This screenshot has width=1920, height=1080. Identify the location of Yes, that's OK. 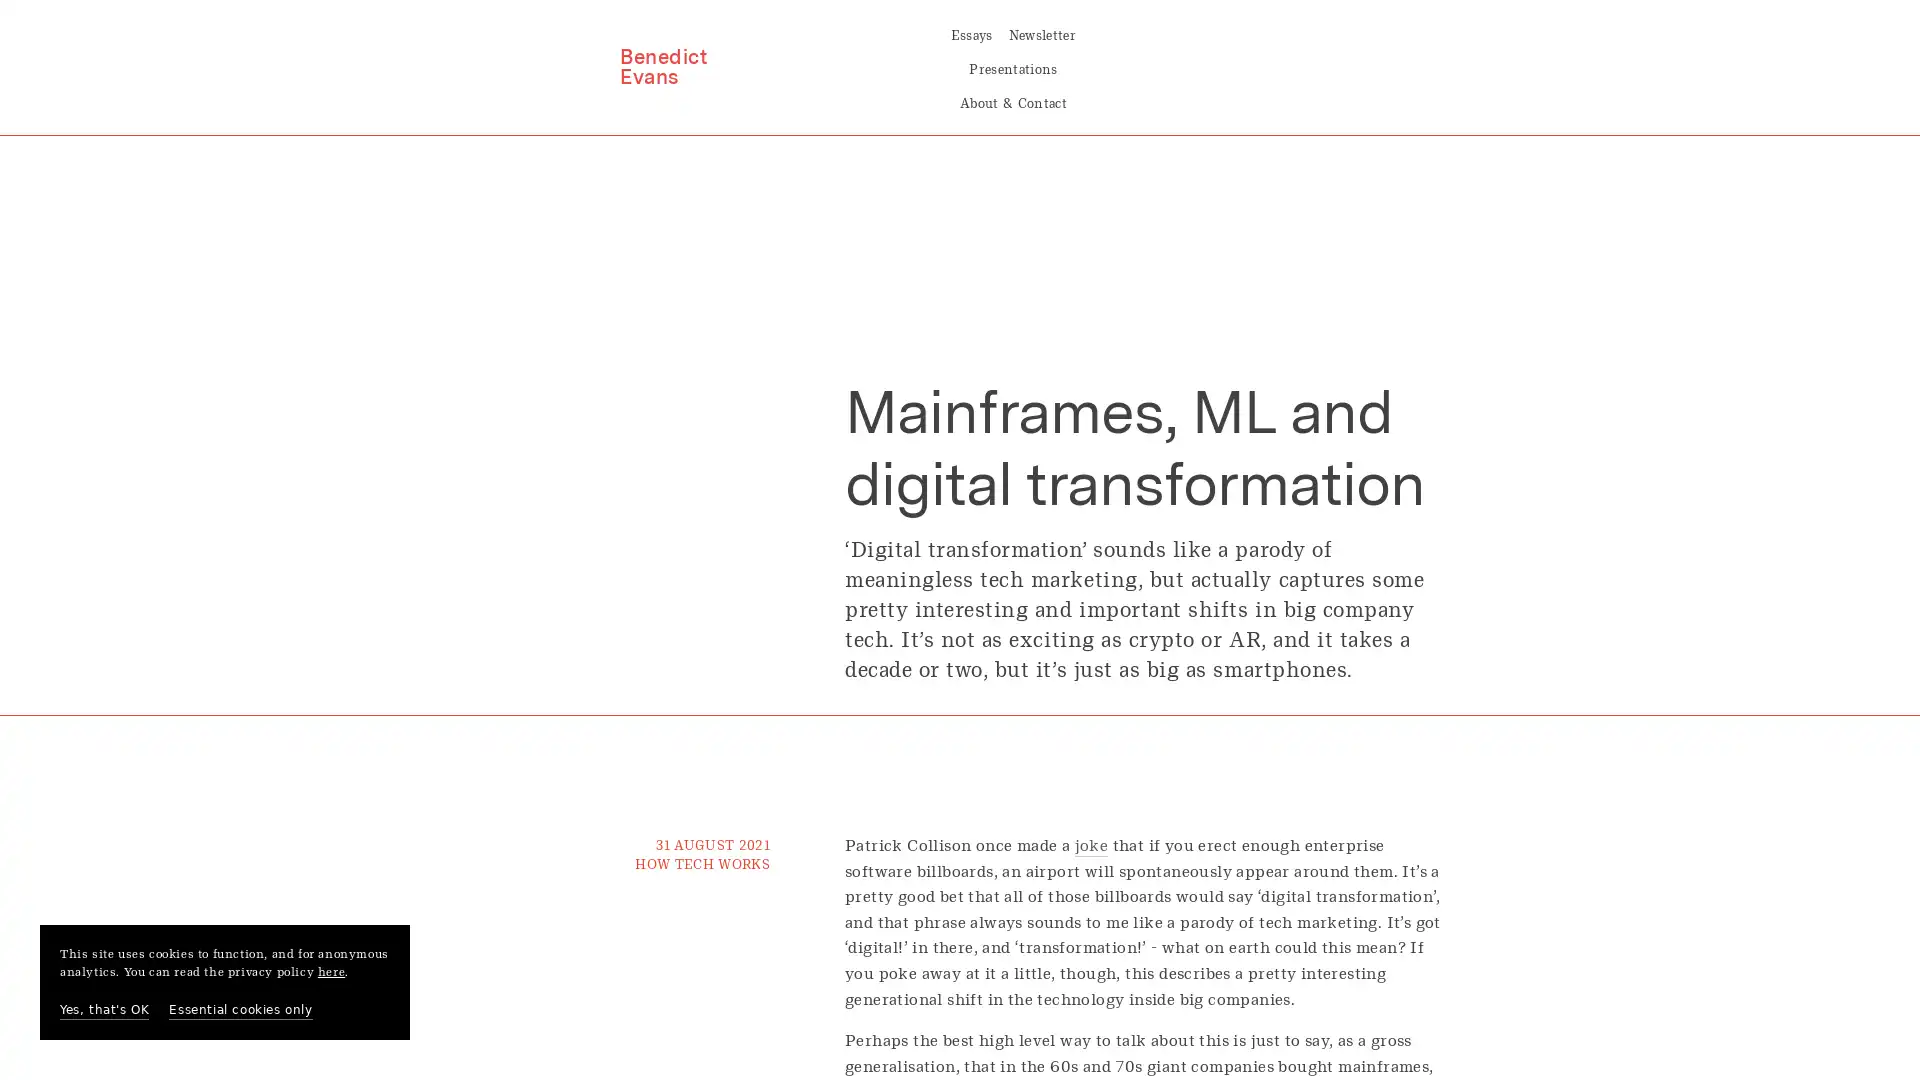
(103, 1010).